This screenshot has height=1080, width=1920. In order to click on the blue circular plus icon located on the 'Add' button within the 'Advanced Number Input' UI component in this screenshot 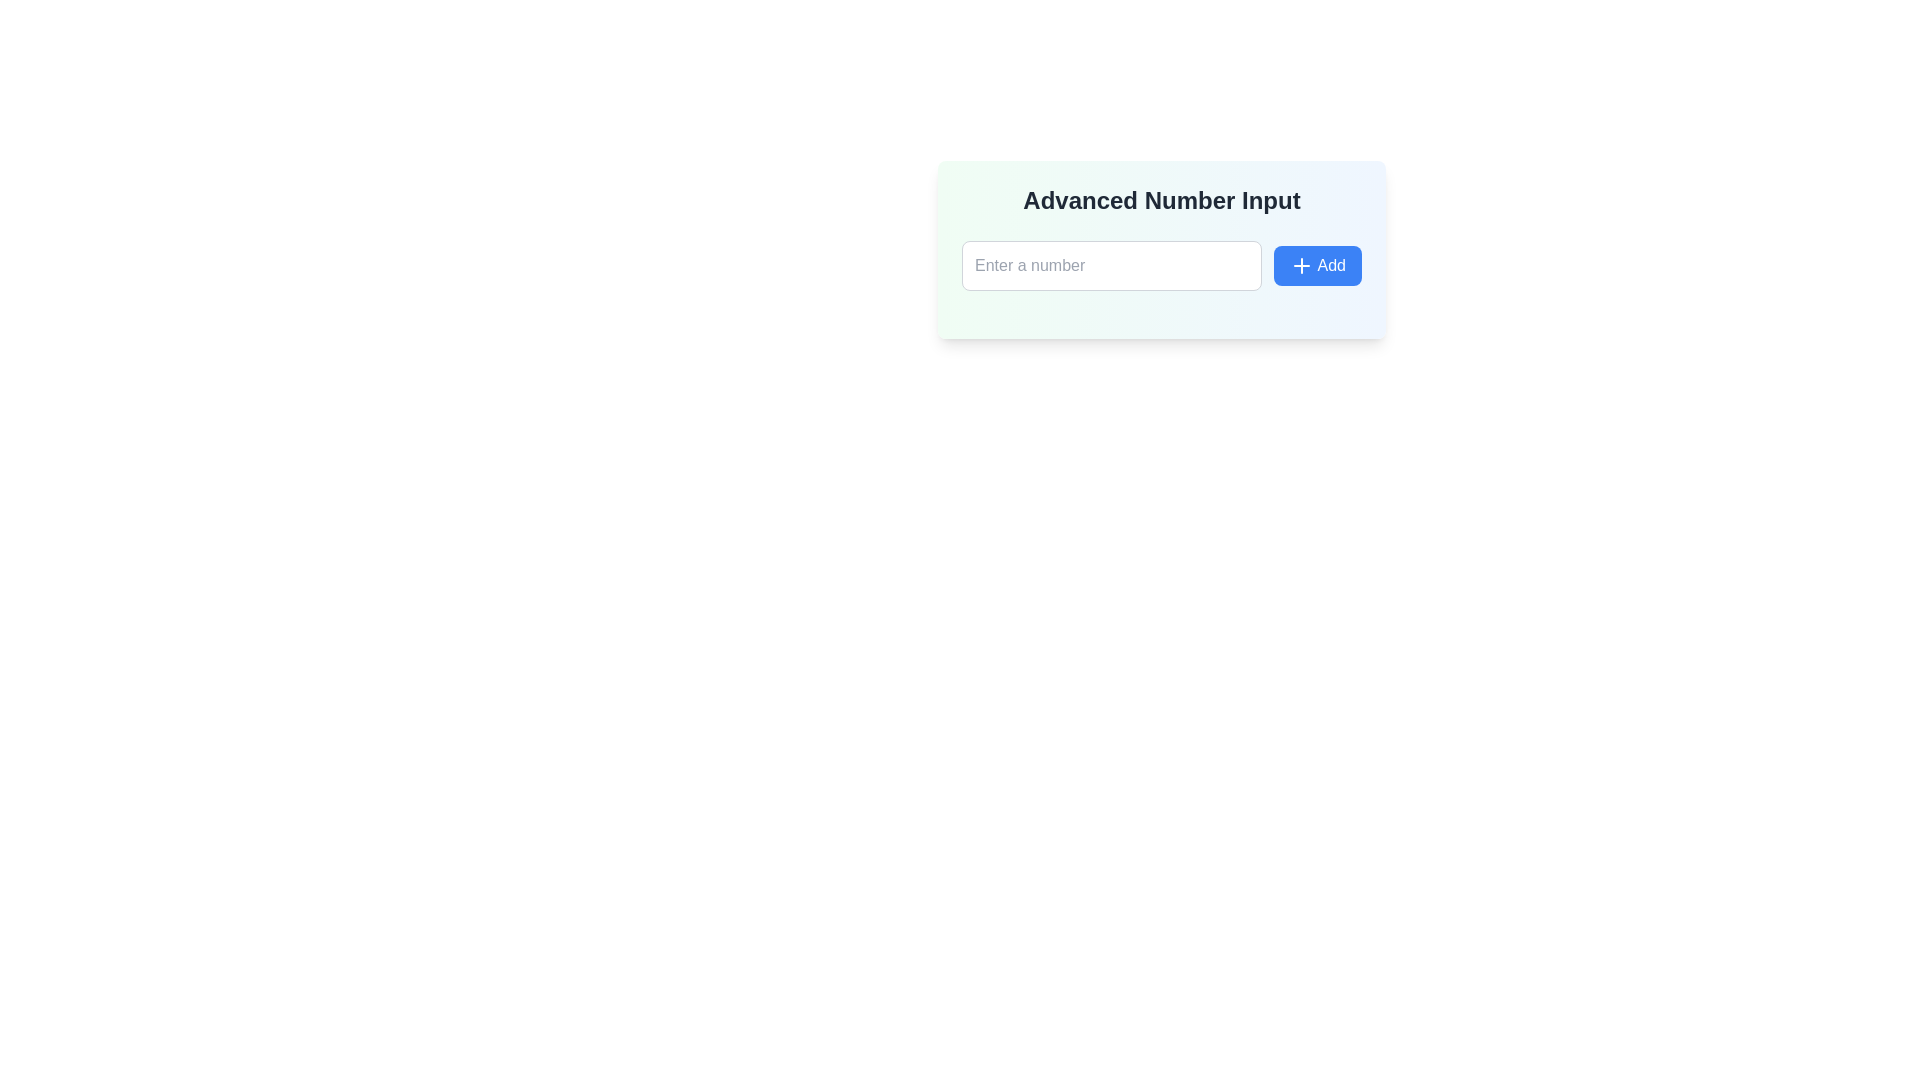, I will do `click(1301, 265)`.